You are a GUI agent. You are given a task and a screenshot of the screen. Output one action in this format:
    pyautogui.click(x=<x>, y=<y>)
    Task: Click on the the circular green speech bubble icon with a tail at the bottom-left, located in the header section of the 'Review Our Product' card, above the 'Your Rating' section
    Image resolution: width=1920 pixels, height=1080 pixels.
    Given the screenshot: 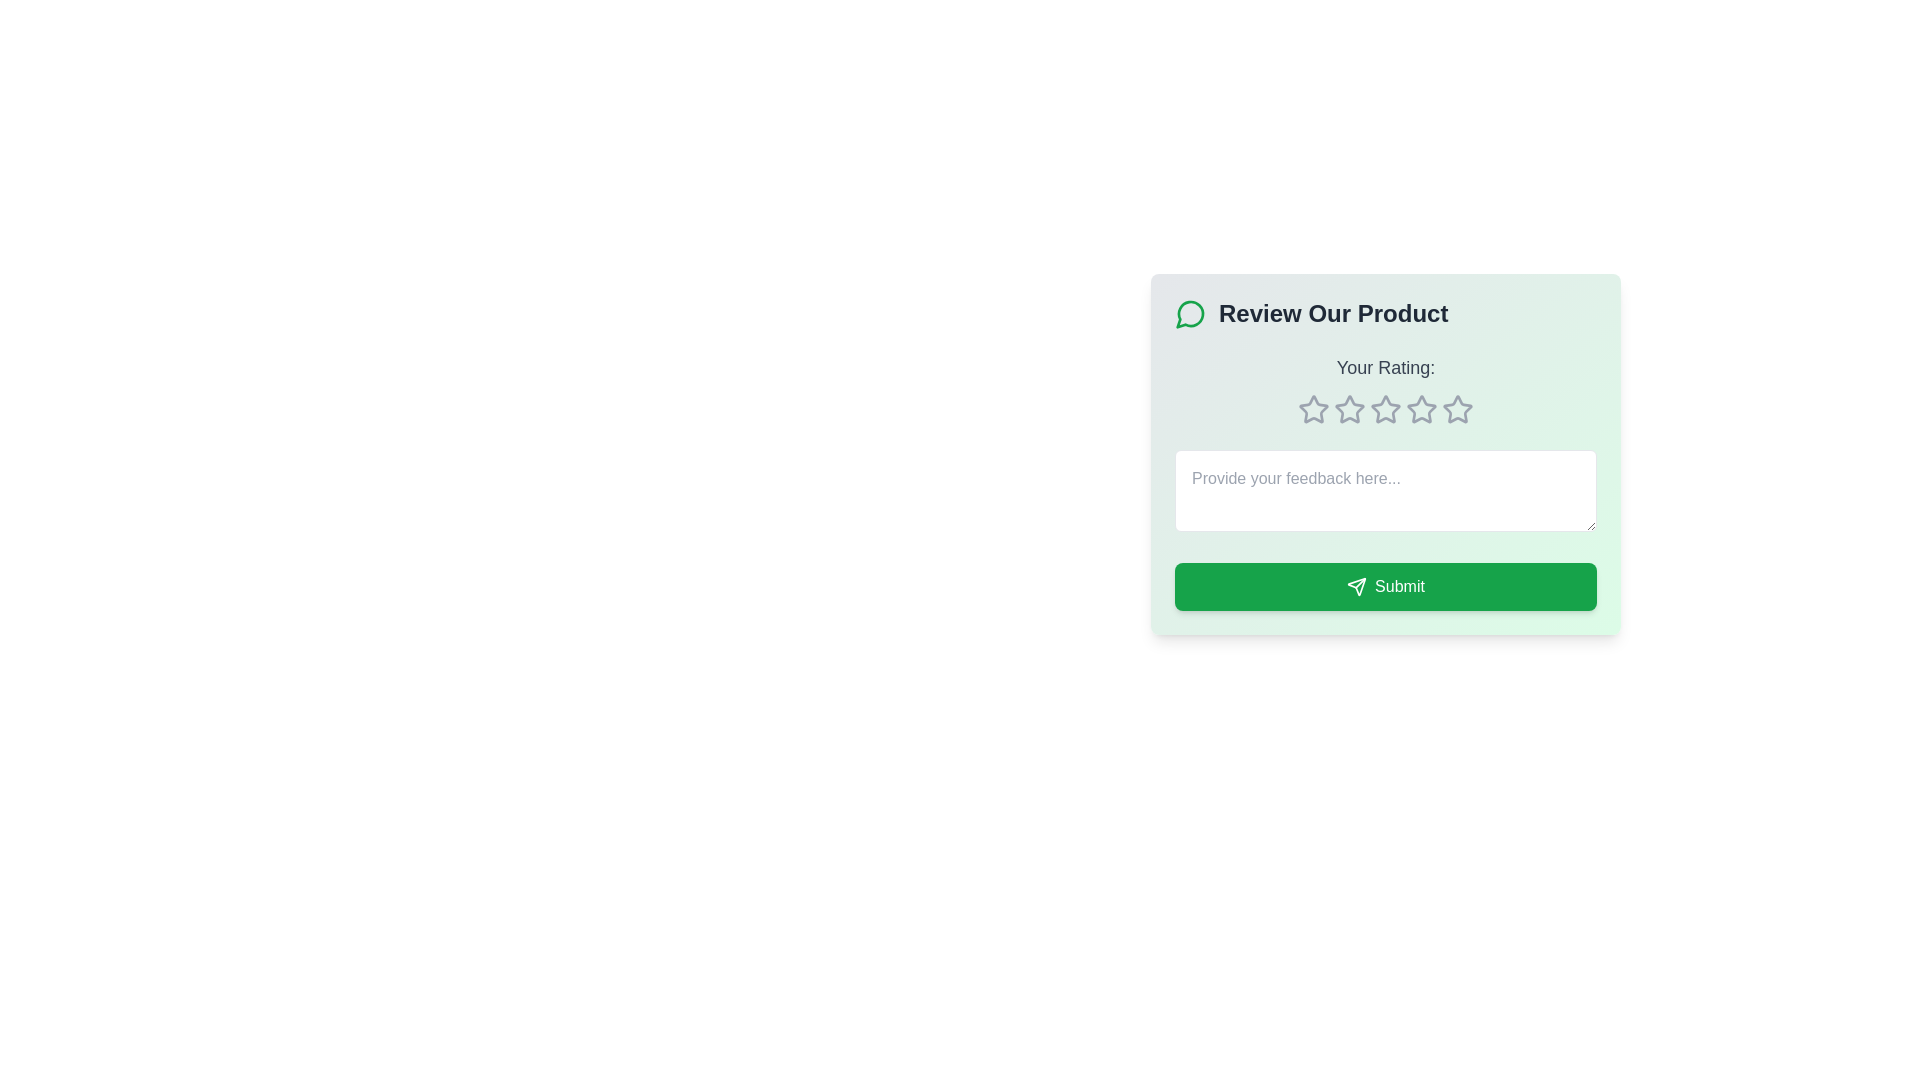 What is the action you would take?
    pyautogui.click(x=1190, y=314)
    